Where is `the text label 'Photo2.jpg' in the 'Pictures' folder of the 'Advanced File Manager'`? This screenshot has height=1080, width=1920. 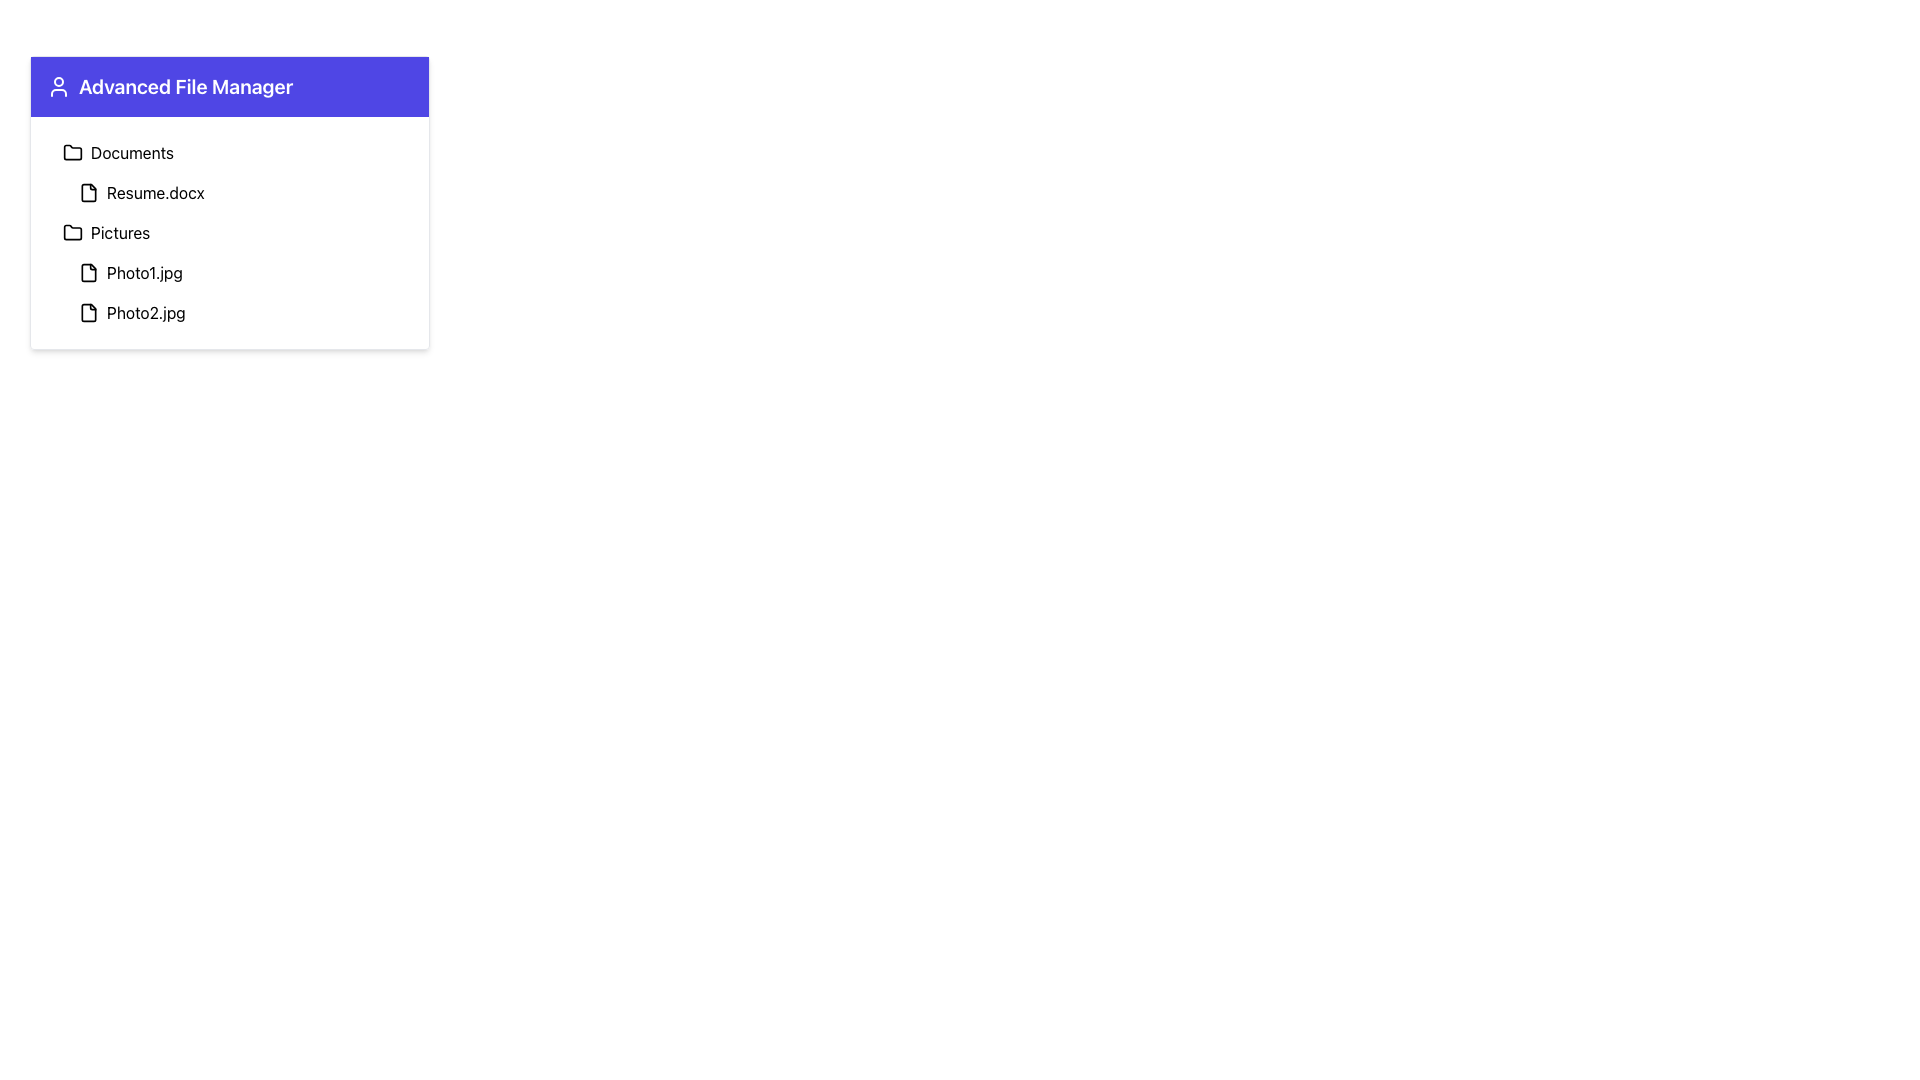 the text label 'Photo2.jpg' in the 'Pictures' folder of the 'Advanced File Manager' is located at coordinates (145, 312).